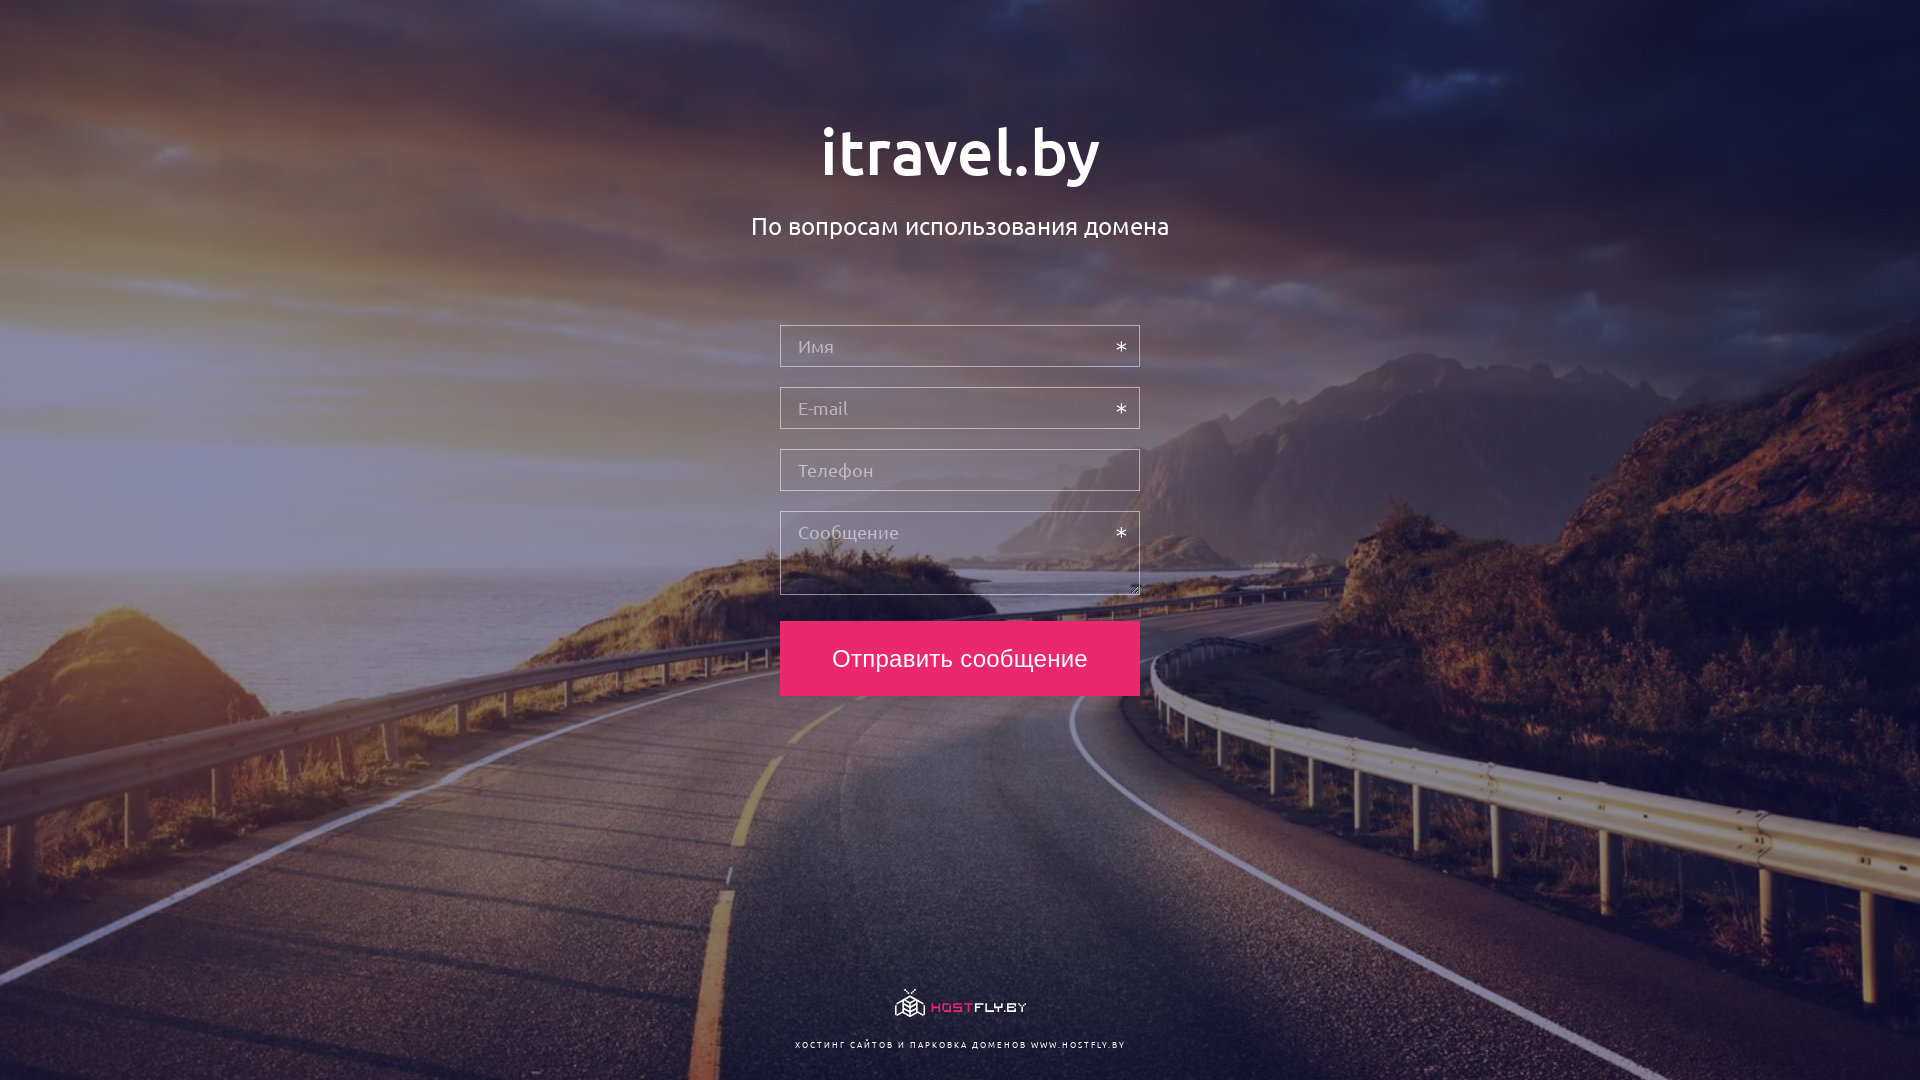  I want to click on 'WWW.HOSTFLY.BY', so click(1076, 1043).